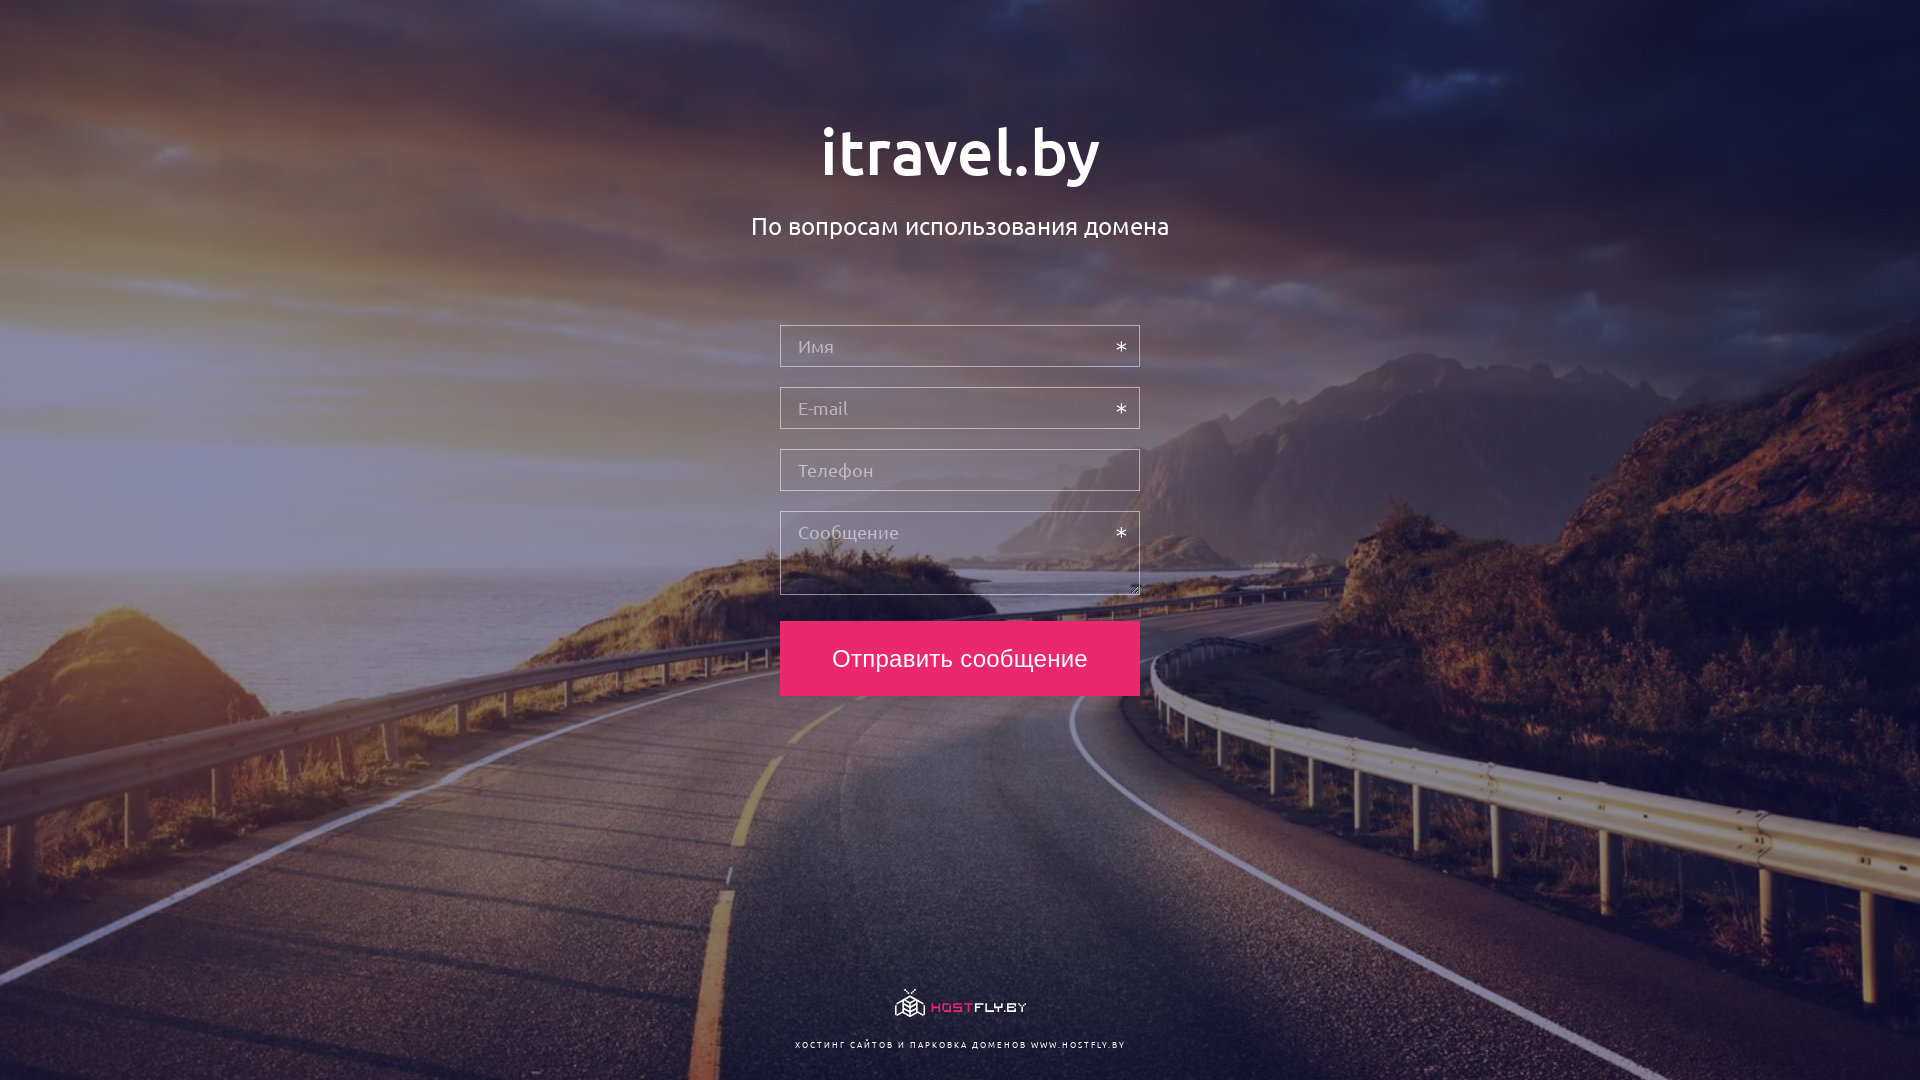  I want to click on 'WWW.HOSTFLY.BY', so click(1076, 1043).